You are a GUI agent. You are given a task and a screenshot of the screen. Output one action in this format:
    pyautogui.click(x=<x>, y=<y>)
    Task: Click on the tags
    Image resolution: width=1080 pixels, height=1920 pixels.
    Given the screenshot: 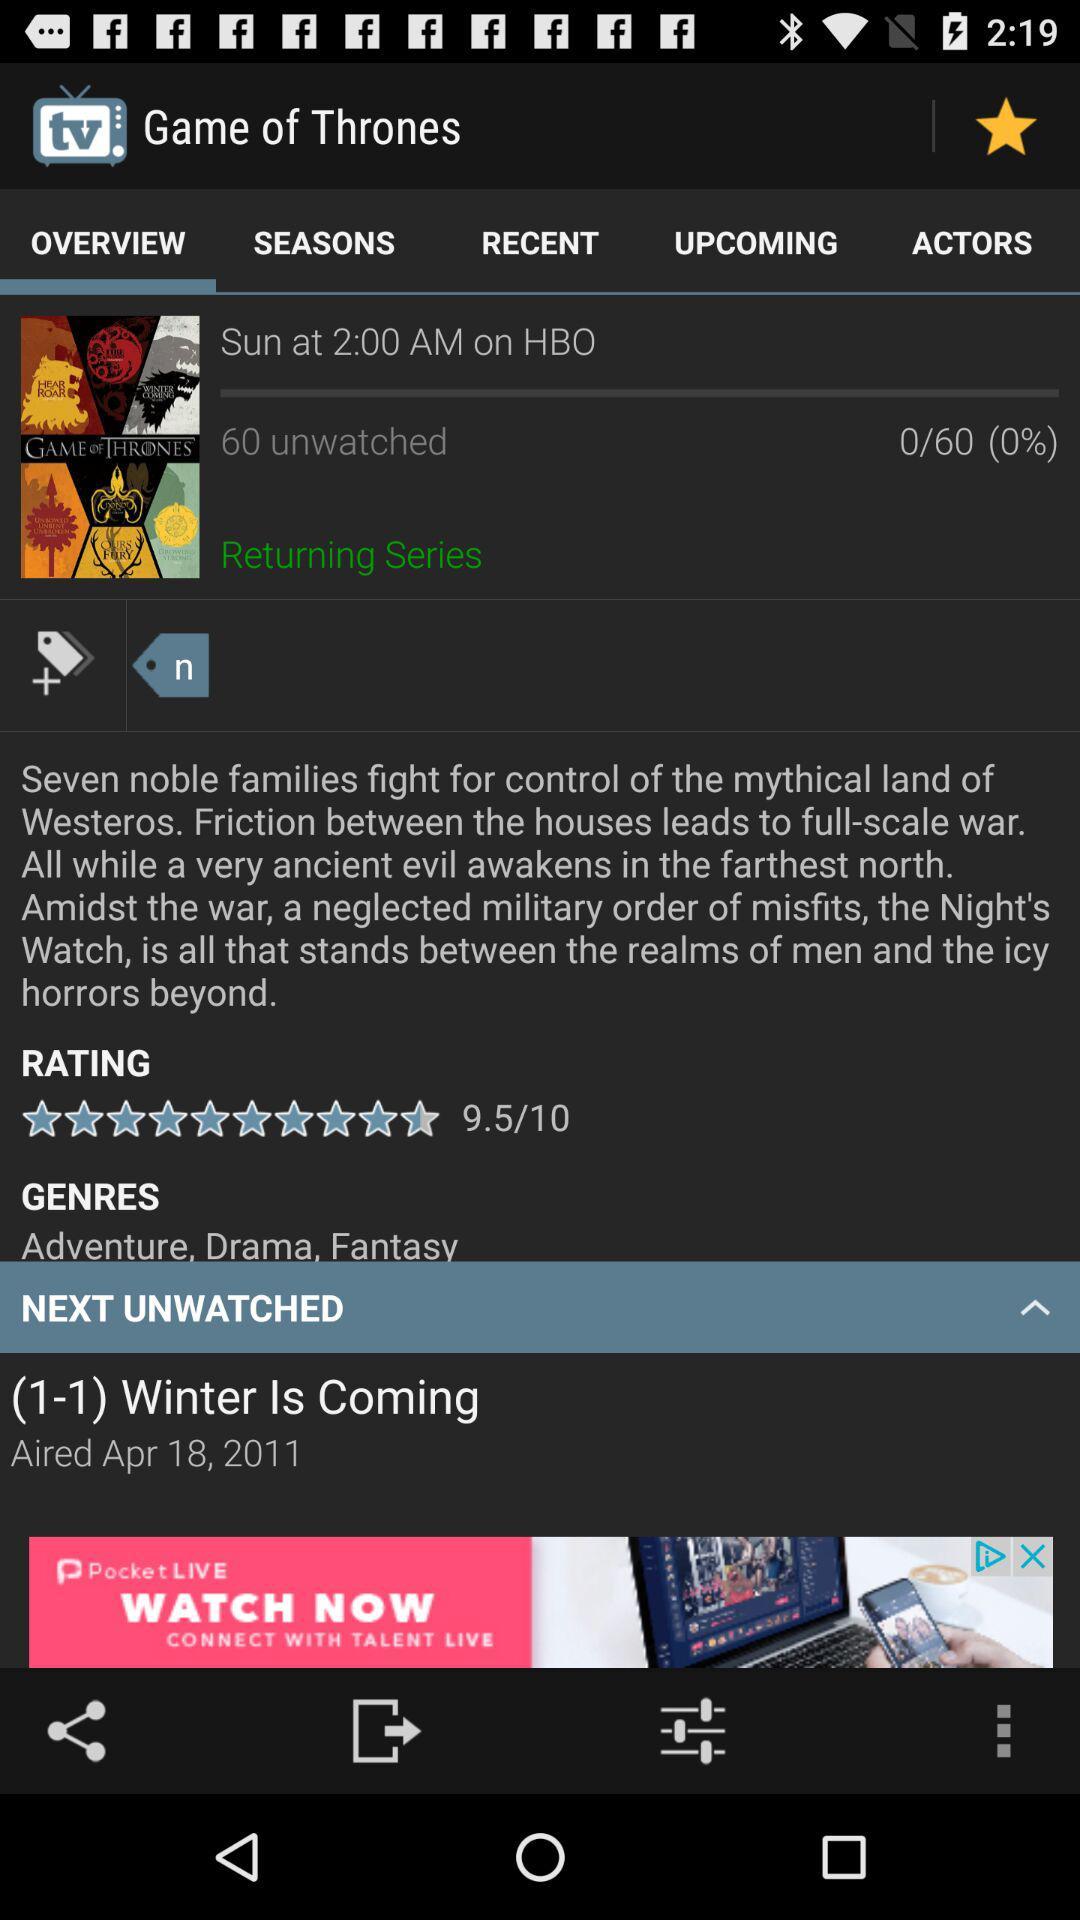 What is the action you would take?
    pyautogui.click(x=61, y=662)
    